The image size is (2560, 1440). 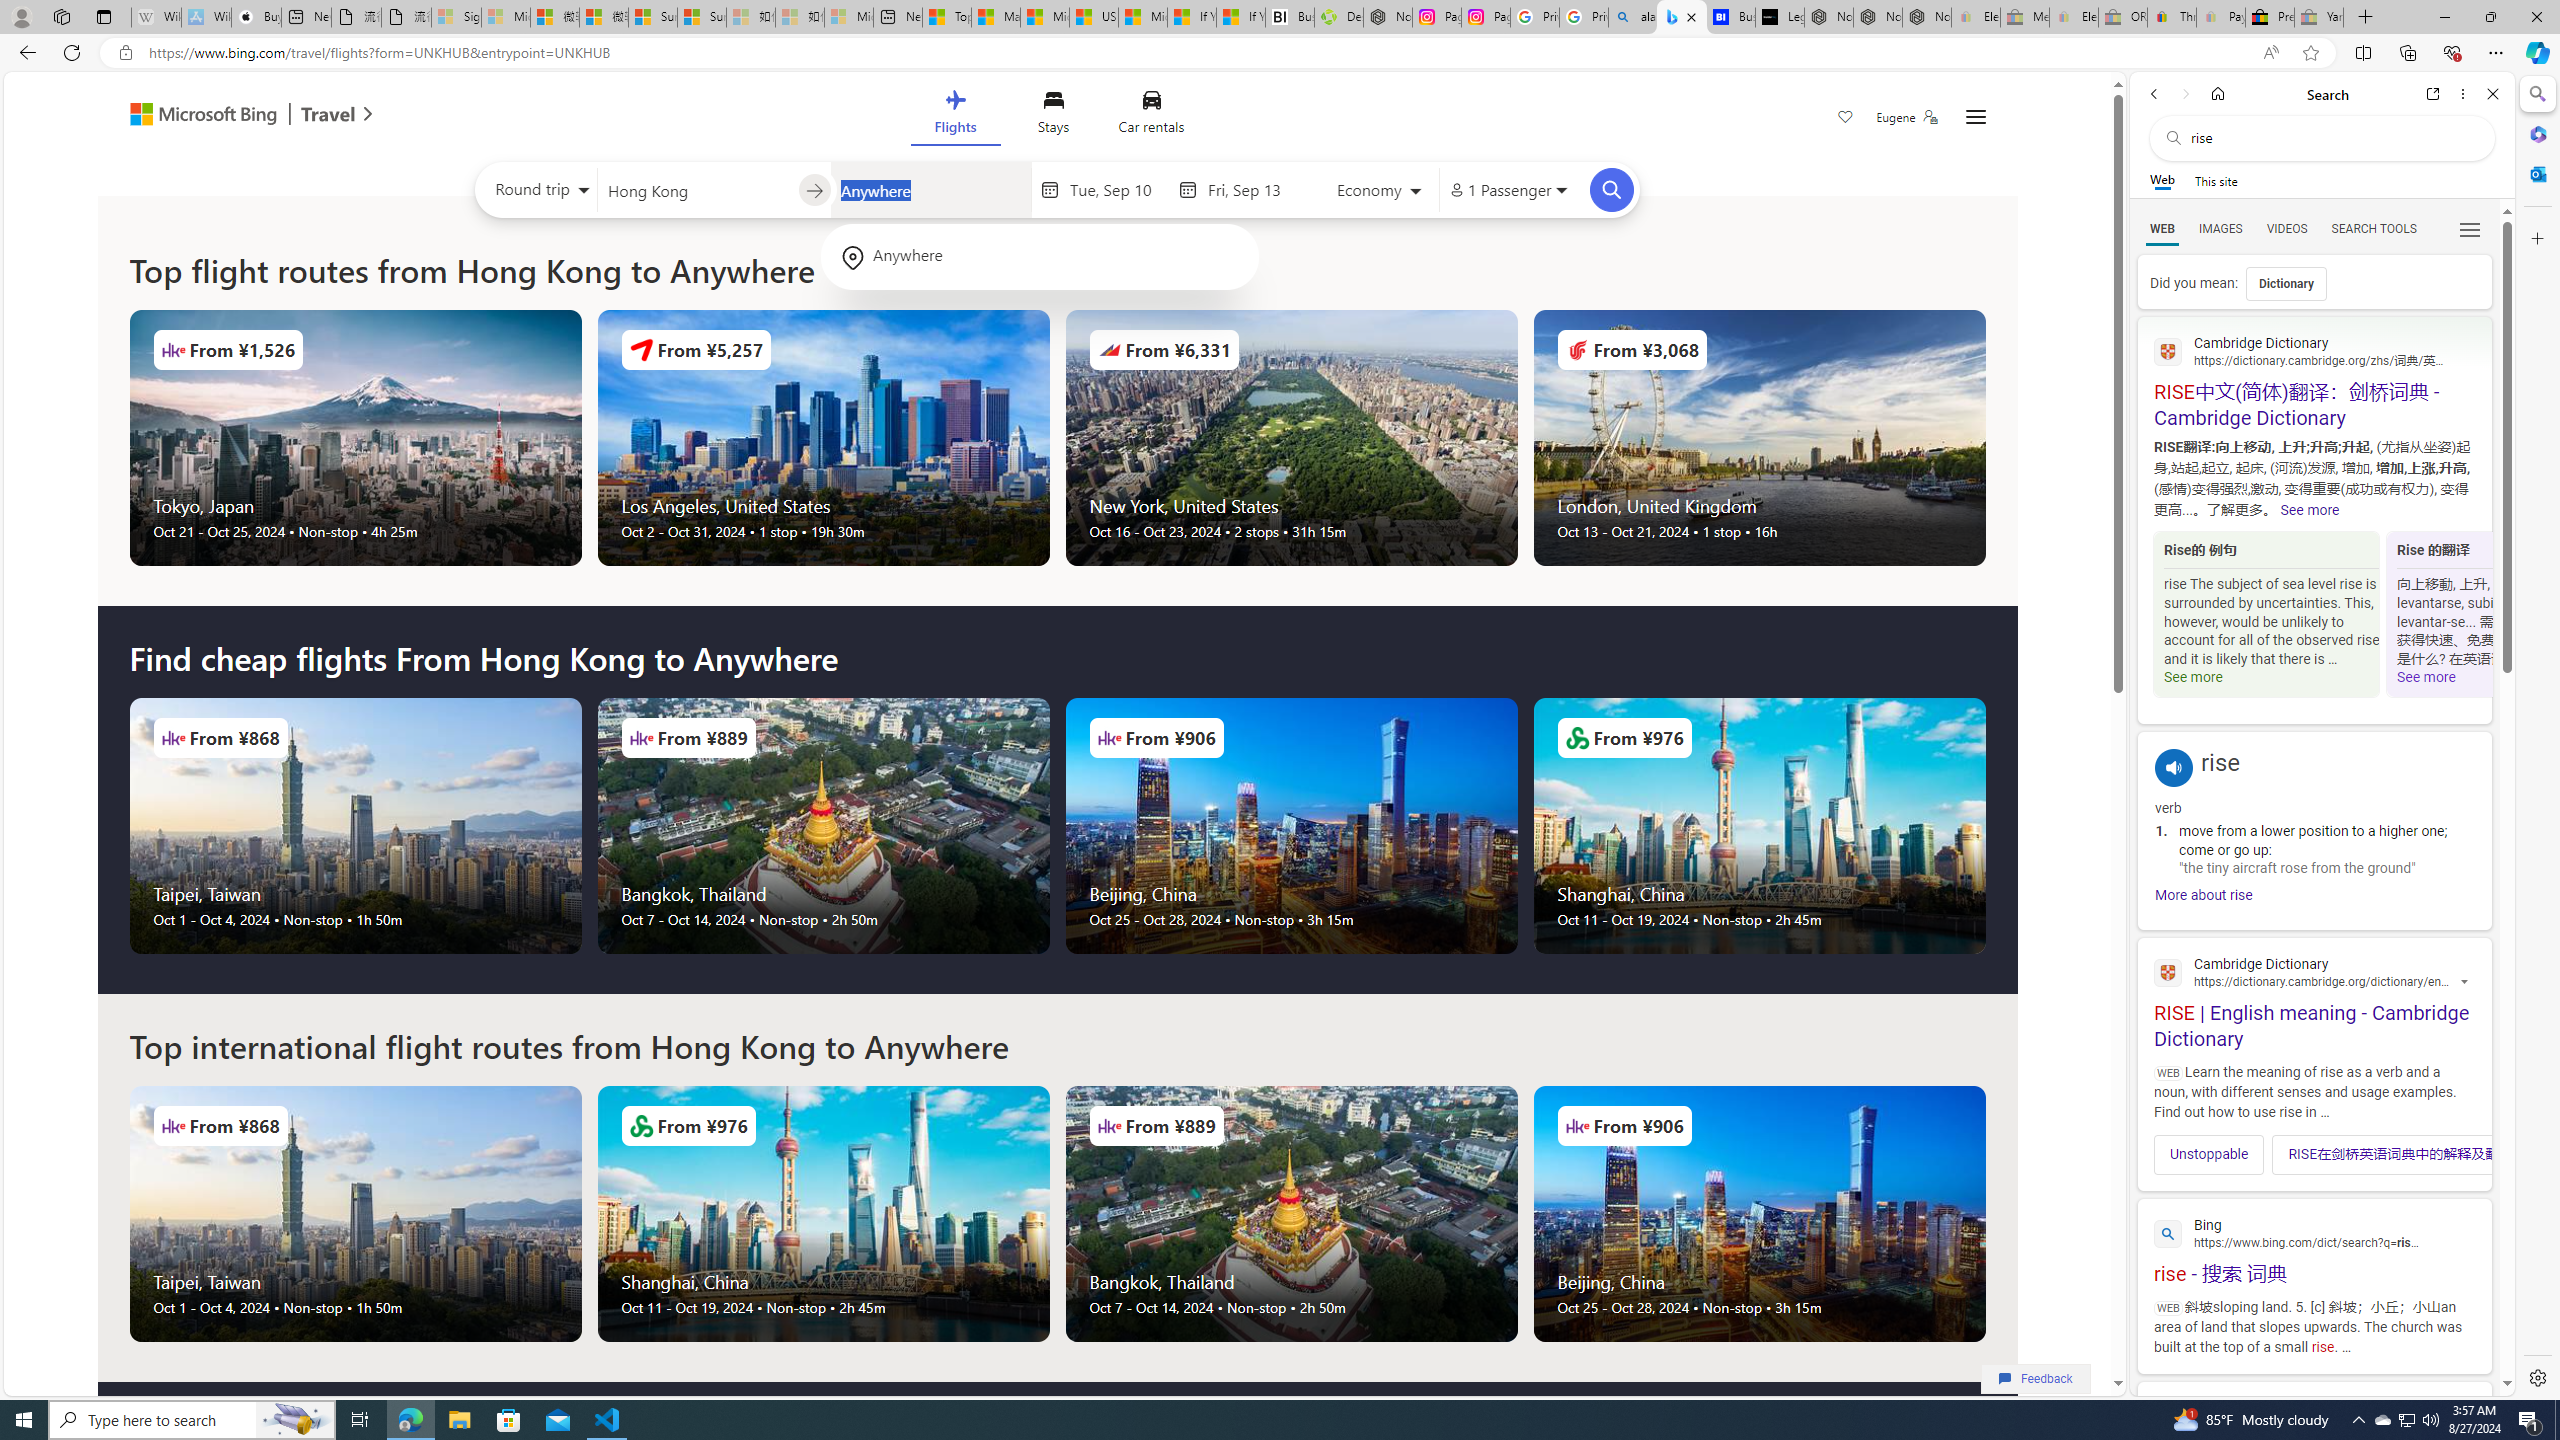 What do you see at coordinates (1255, 189) in the screenshot?
I see `'End date'` at bounding box center [1255, 189].